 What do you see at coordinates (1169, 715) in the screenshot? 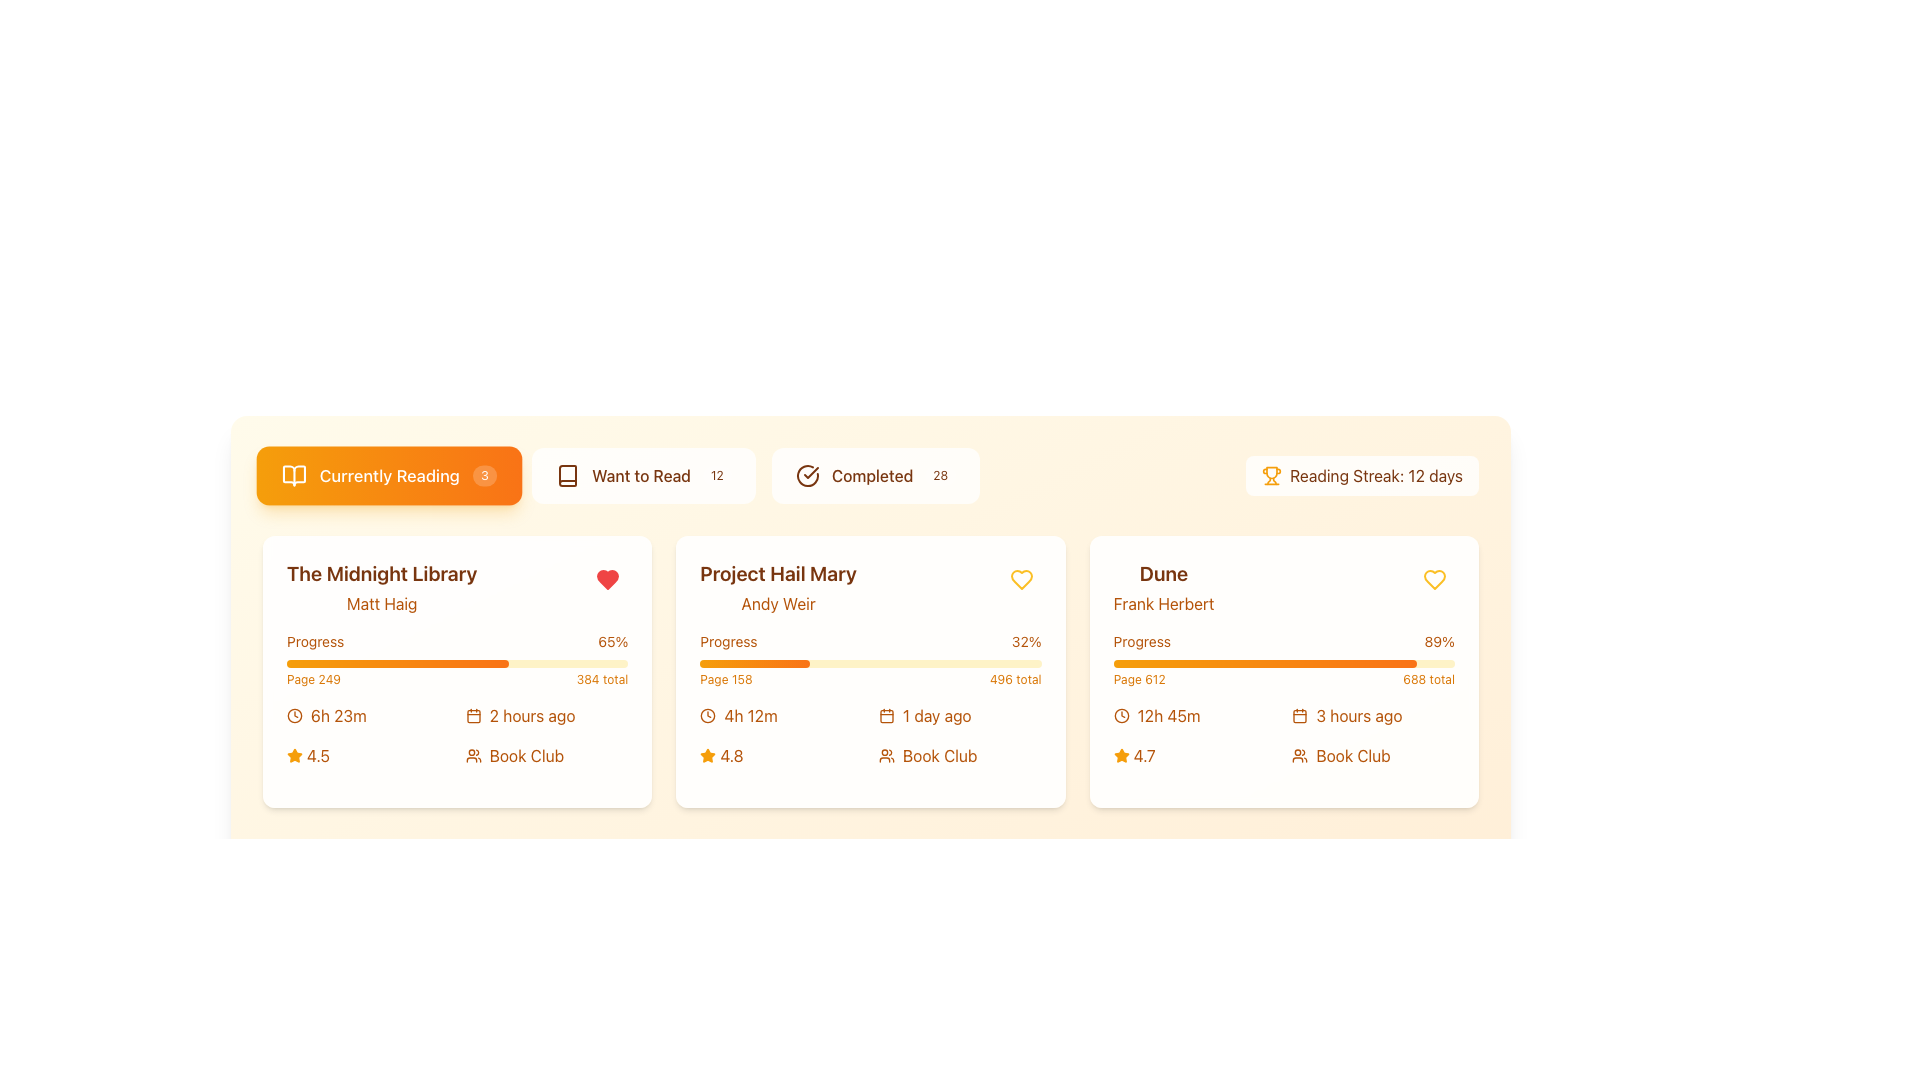
I see `text label displaying '12h 45m' located in the information panel of the 'Dune' book card, positioned to the right of a clock icon` at bounding box center [1169, 715].